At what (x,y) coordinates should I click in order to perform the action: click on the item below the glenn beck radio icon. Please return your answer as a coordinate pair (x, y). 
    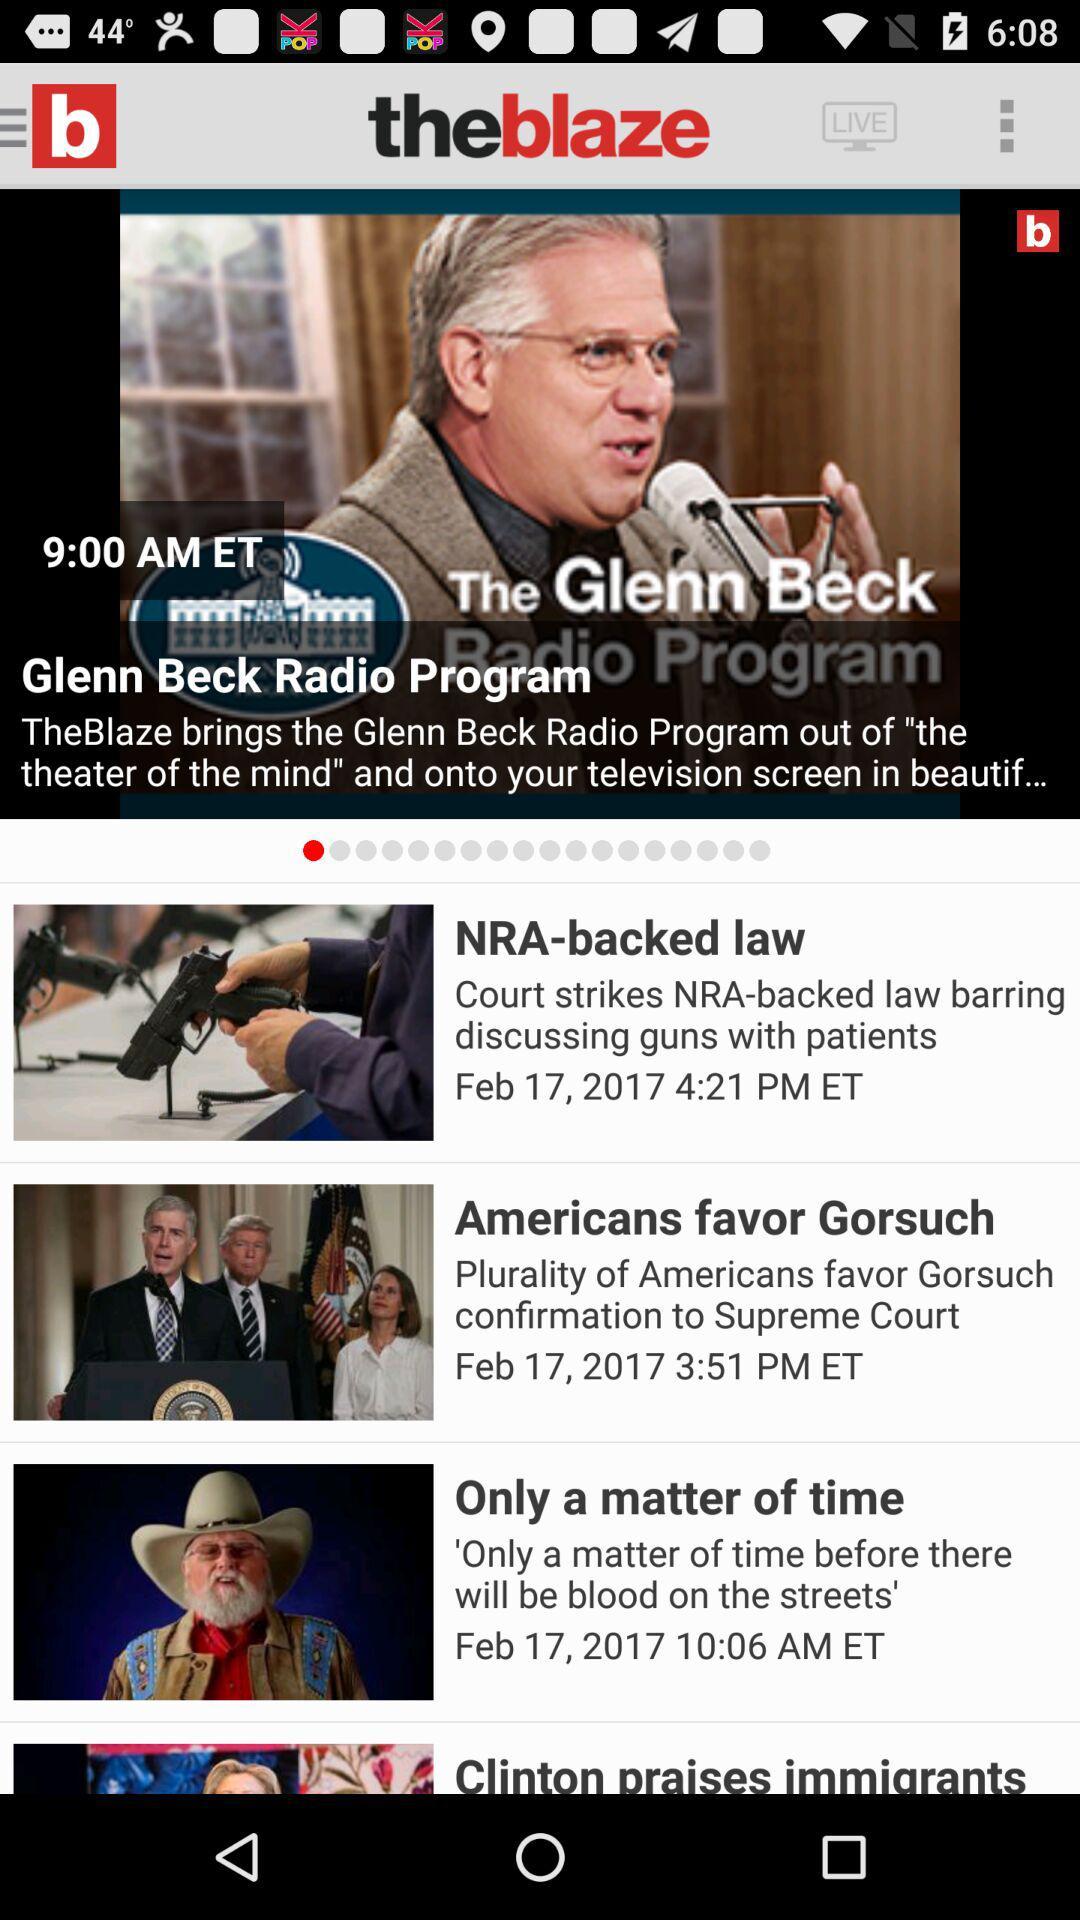
    Looking at the image, I should click on (540, 750).